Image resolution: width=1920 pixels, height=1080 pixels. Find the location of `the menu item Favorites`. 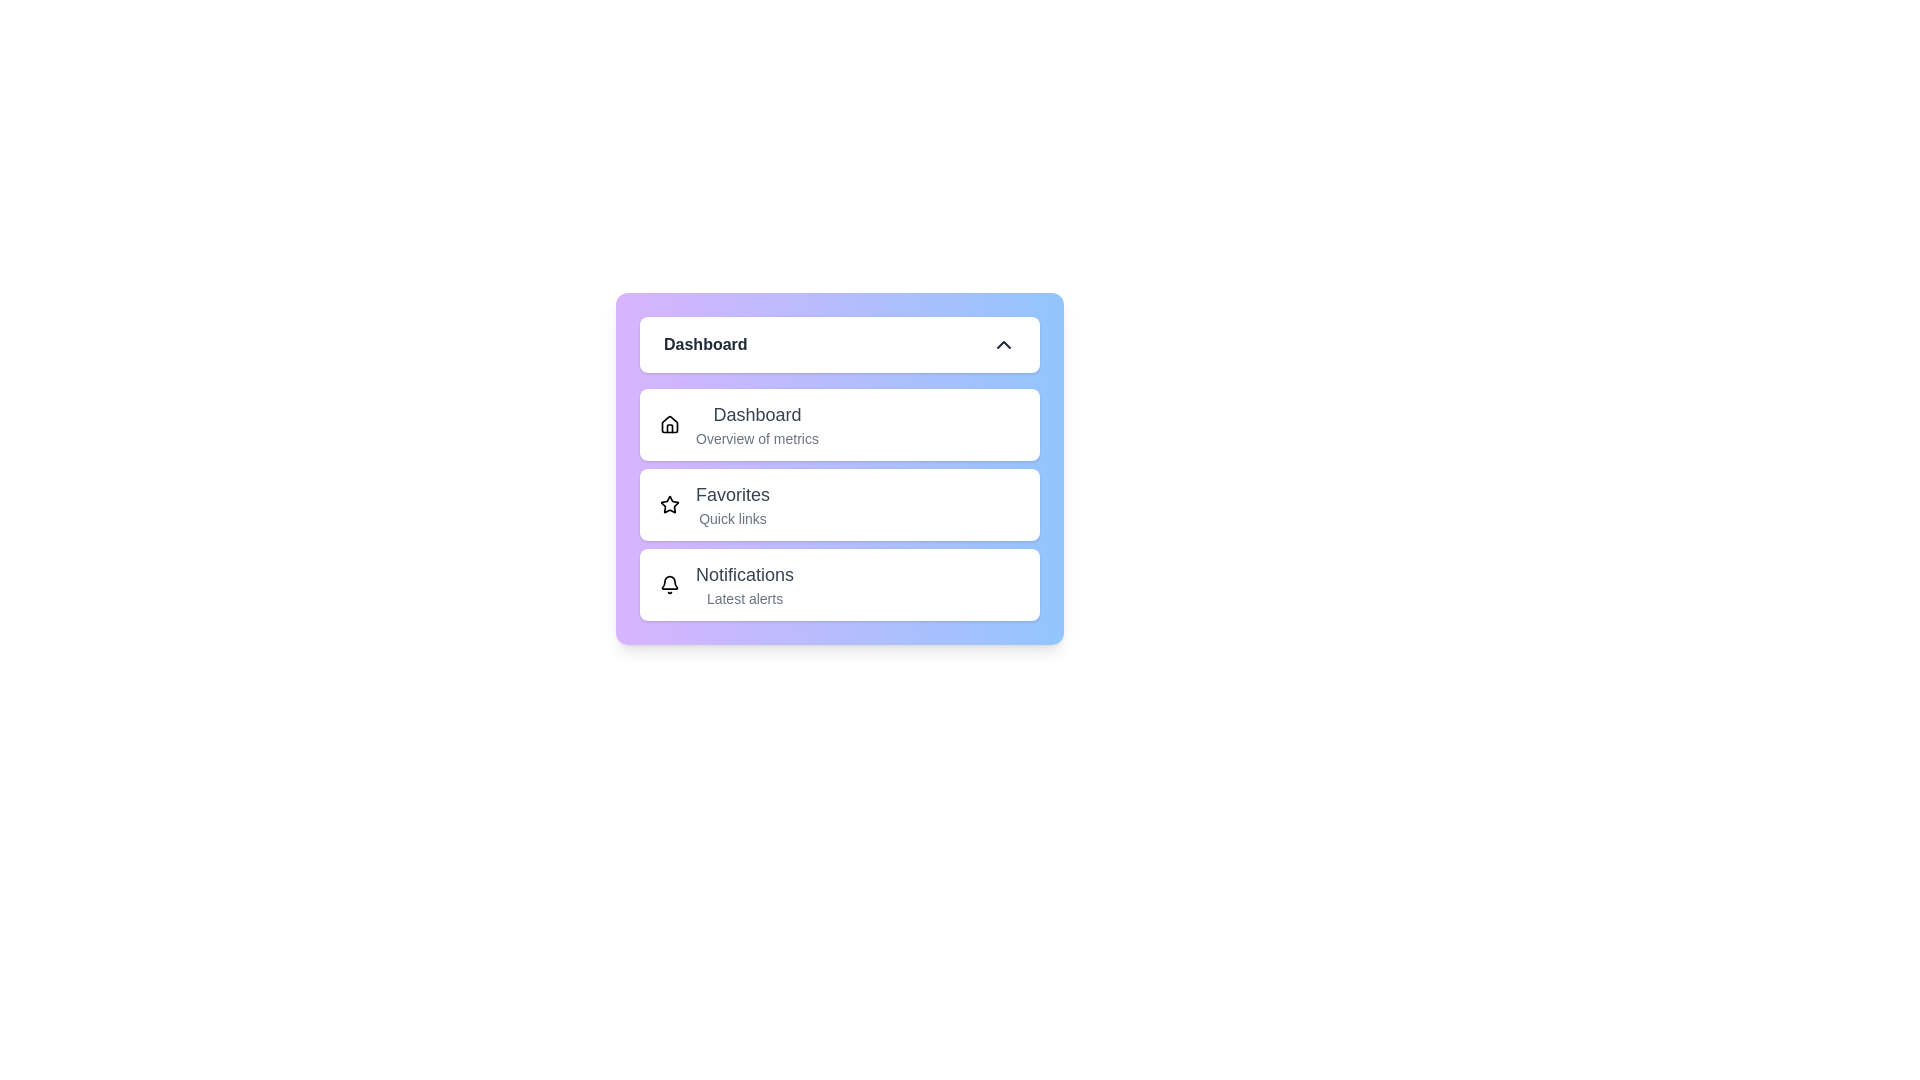

the menu item Favorites is located at coordinates (840, 504).